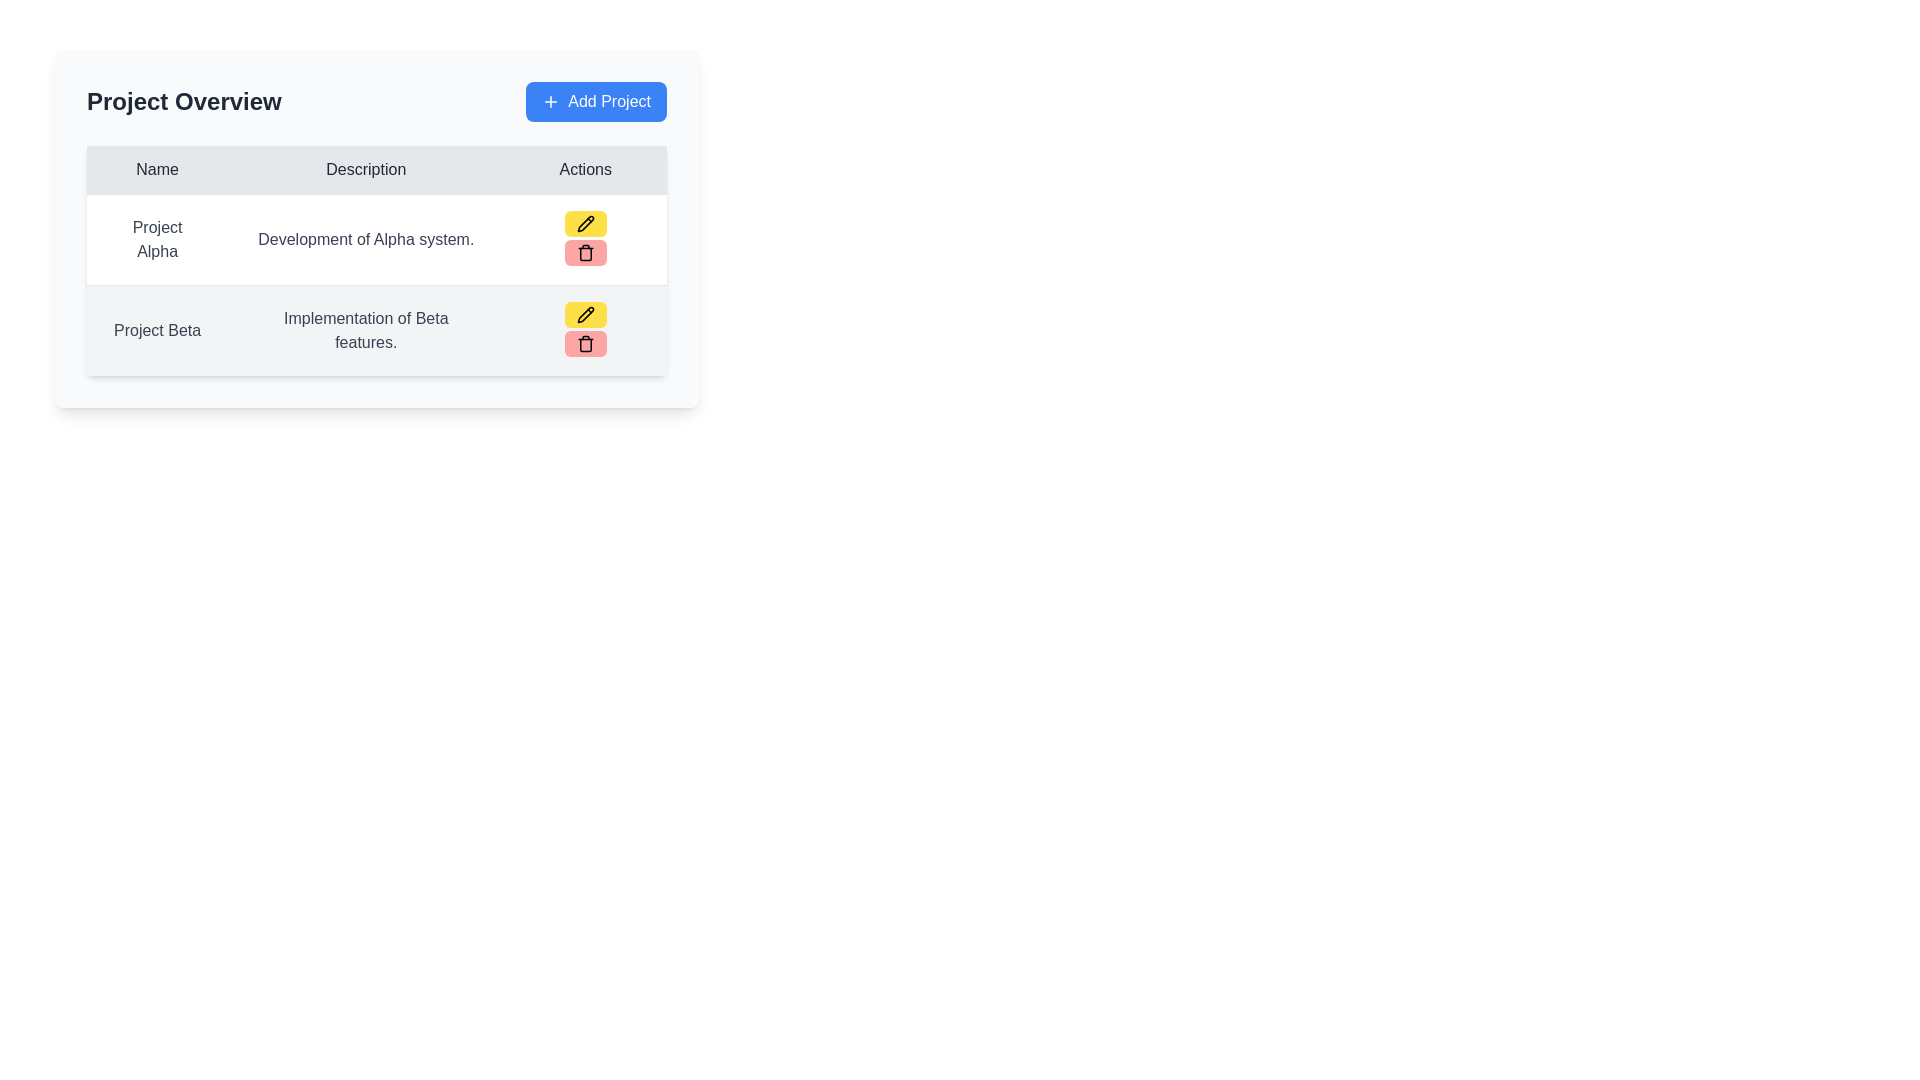 This screenshot has width=1920, height=1080. Describe the element at coordinates (584, 315) in the screenshot. I see `the pencil icon in the 'Actions' column of the first row in the Project Overview table` at that location.